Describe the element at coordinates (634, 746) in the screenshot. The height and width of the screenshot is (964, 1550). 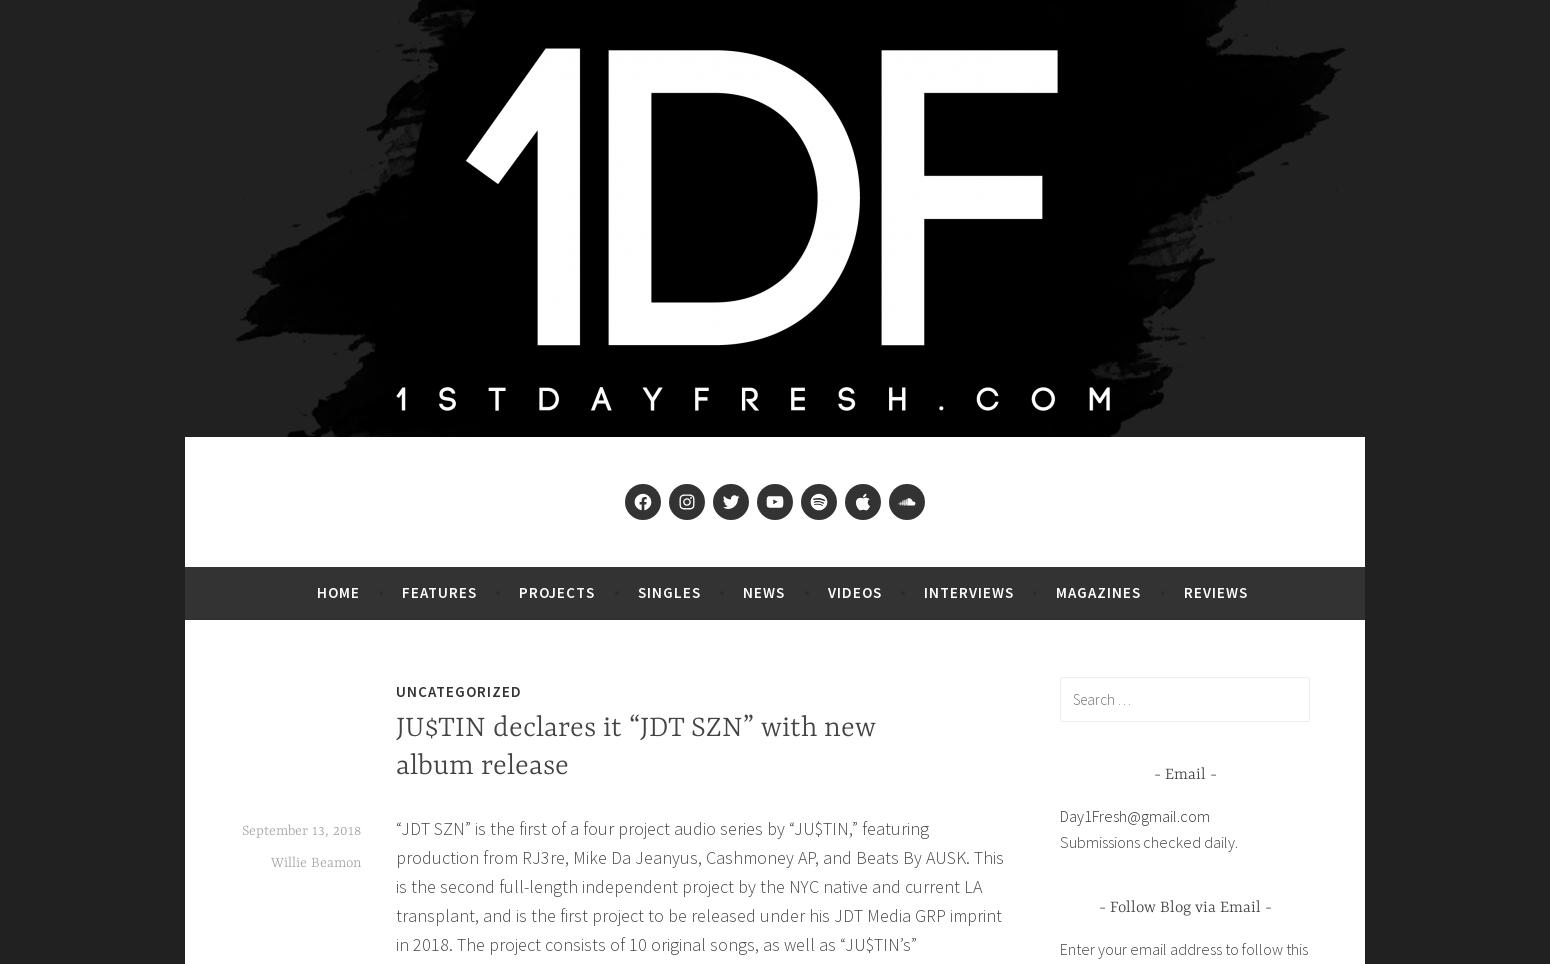
I see `'JU$TIN declares it “JDT SZN” with new album release'` at that location.